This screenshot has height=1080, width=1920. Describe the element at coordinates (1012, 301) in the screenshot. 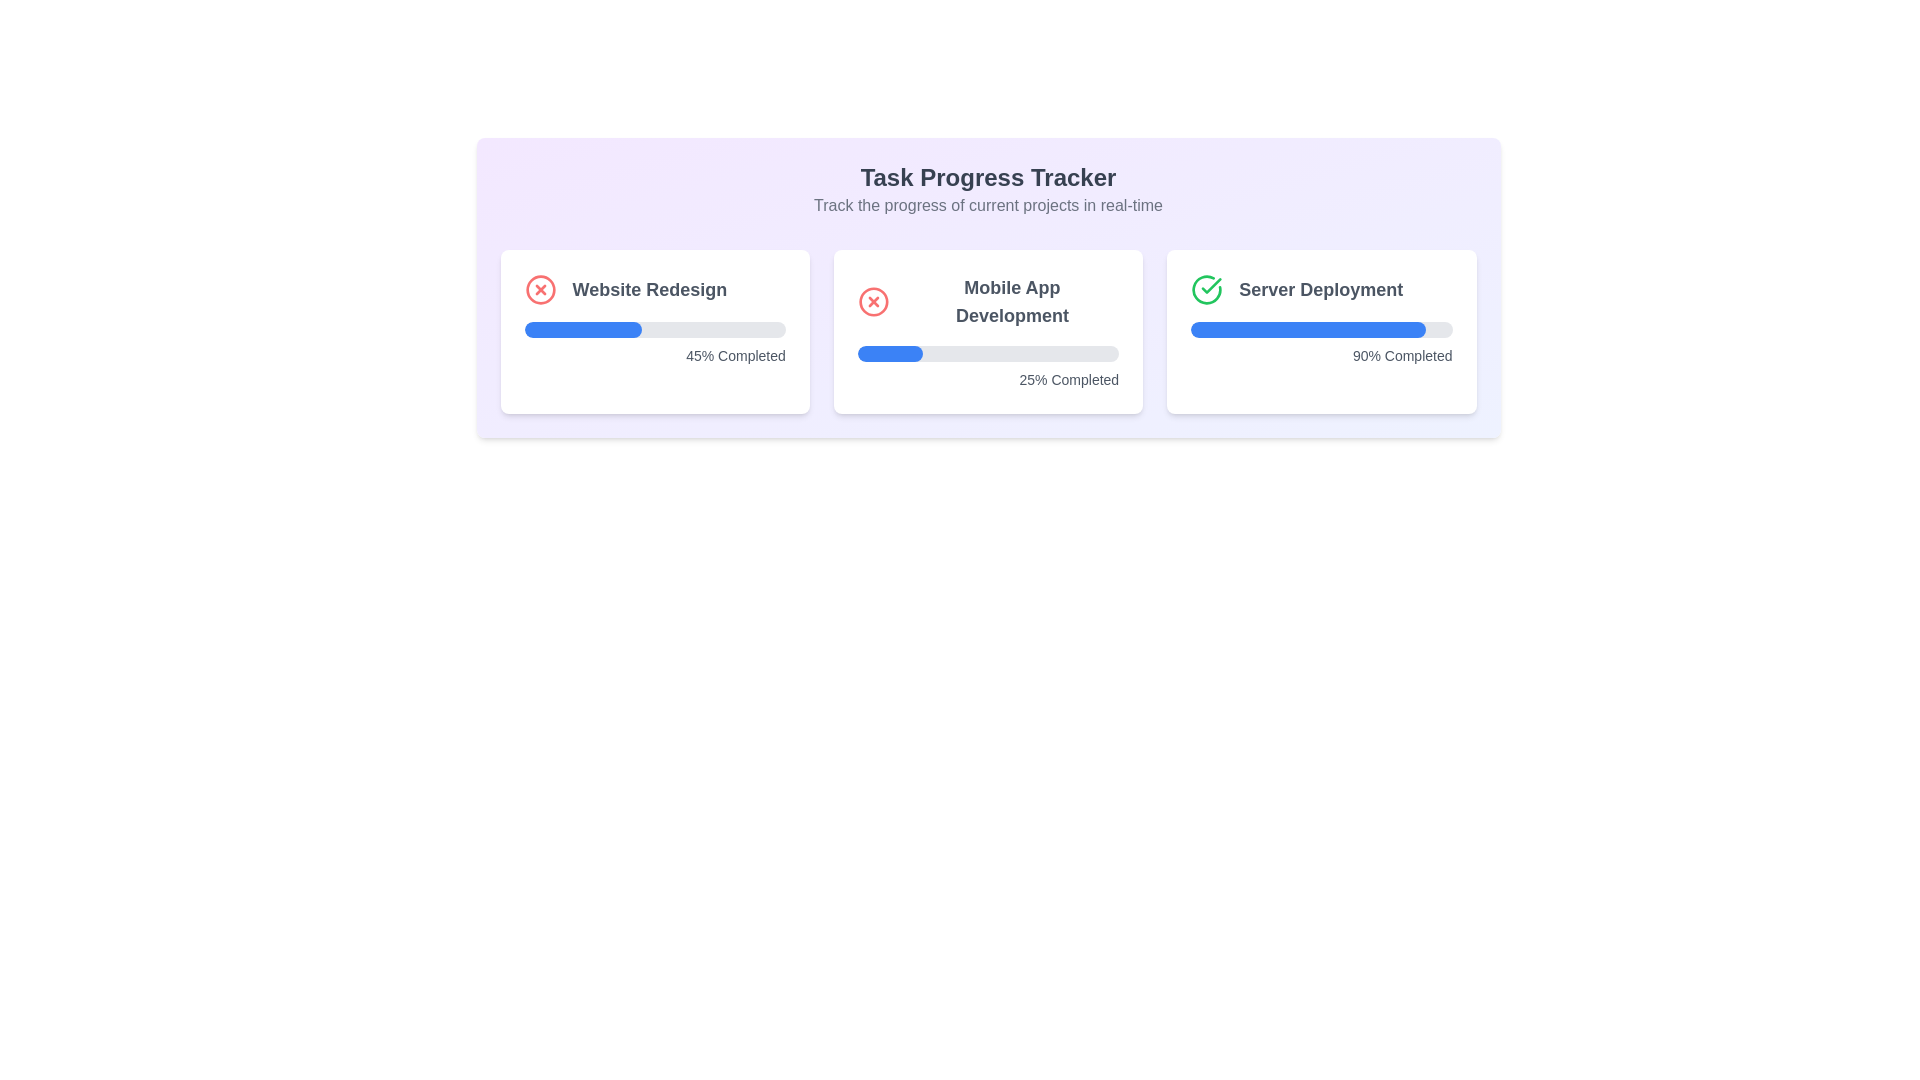

I see `the text label displaying 'Mobile App Development', which is styled with a bold font and gray color, located centrally within a structured card layout` at that location.